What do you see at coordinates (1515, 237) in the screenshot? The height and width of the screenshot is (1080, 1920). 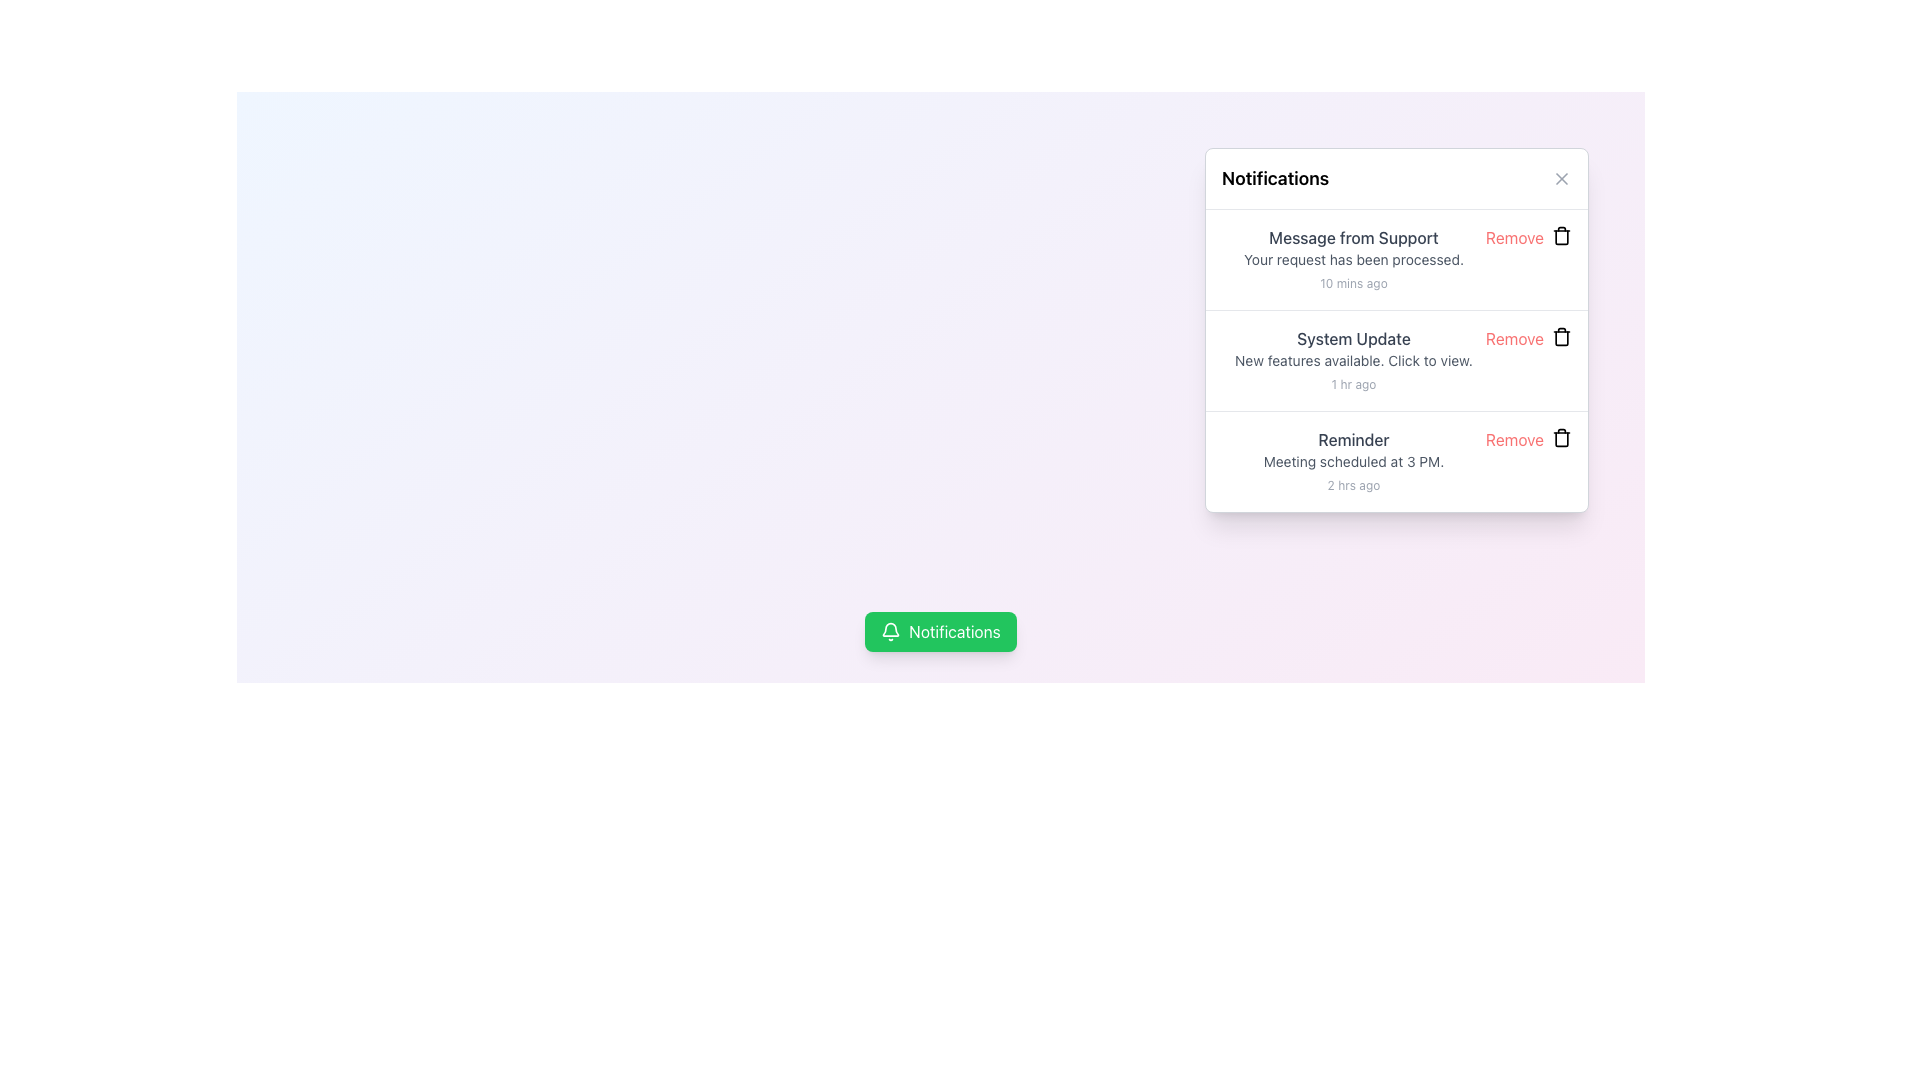 I see `the actionable button` at bounding box center [1515, 237].